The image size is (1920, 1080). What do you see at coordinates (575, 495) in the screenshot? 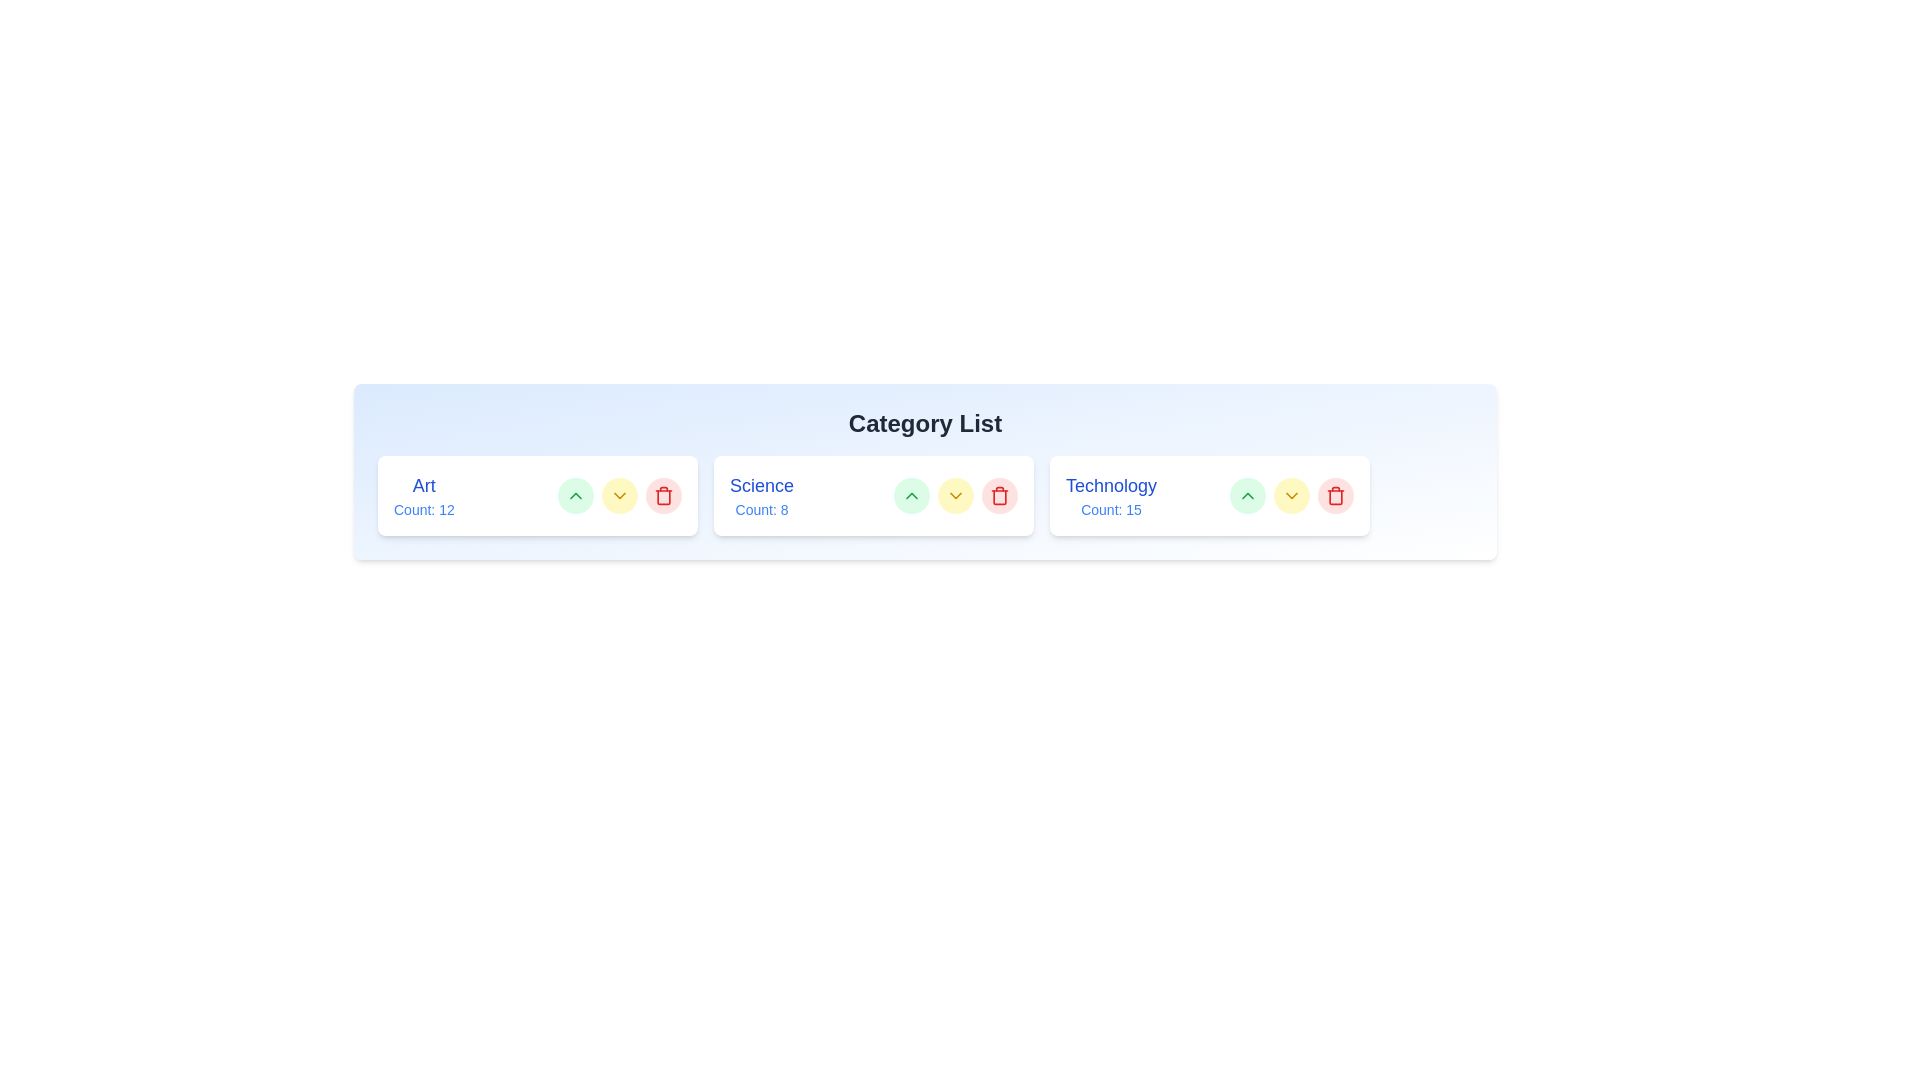
I see `the 'Chevron Up' button for the 'Art' category to increase its count` at bounding box center [575, 495].